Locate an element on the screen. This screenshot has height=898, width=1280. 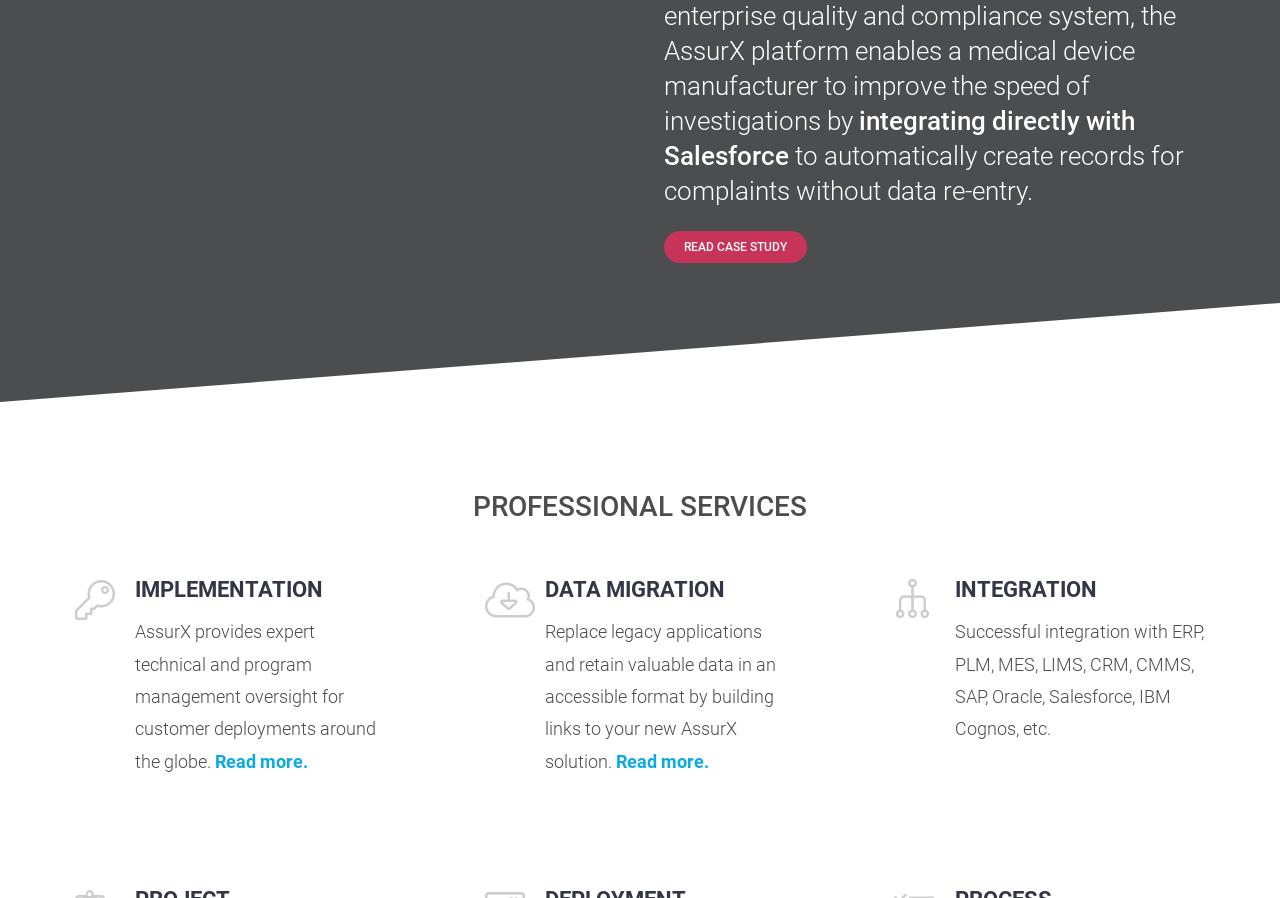
'PROFESSIONAL SERVICES' is located at coordinates (640, 505).